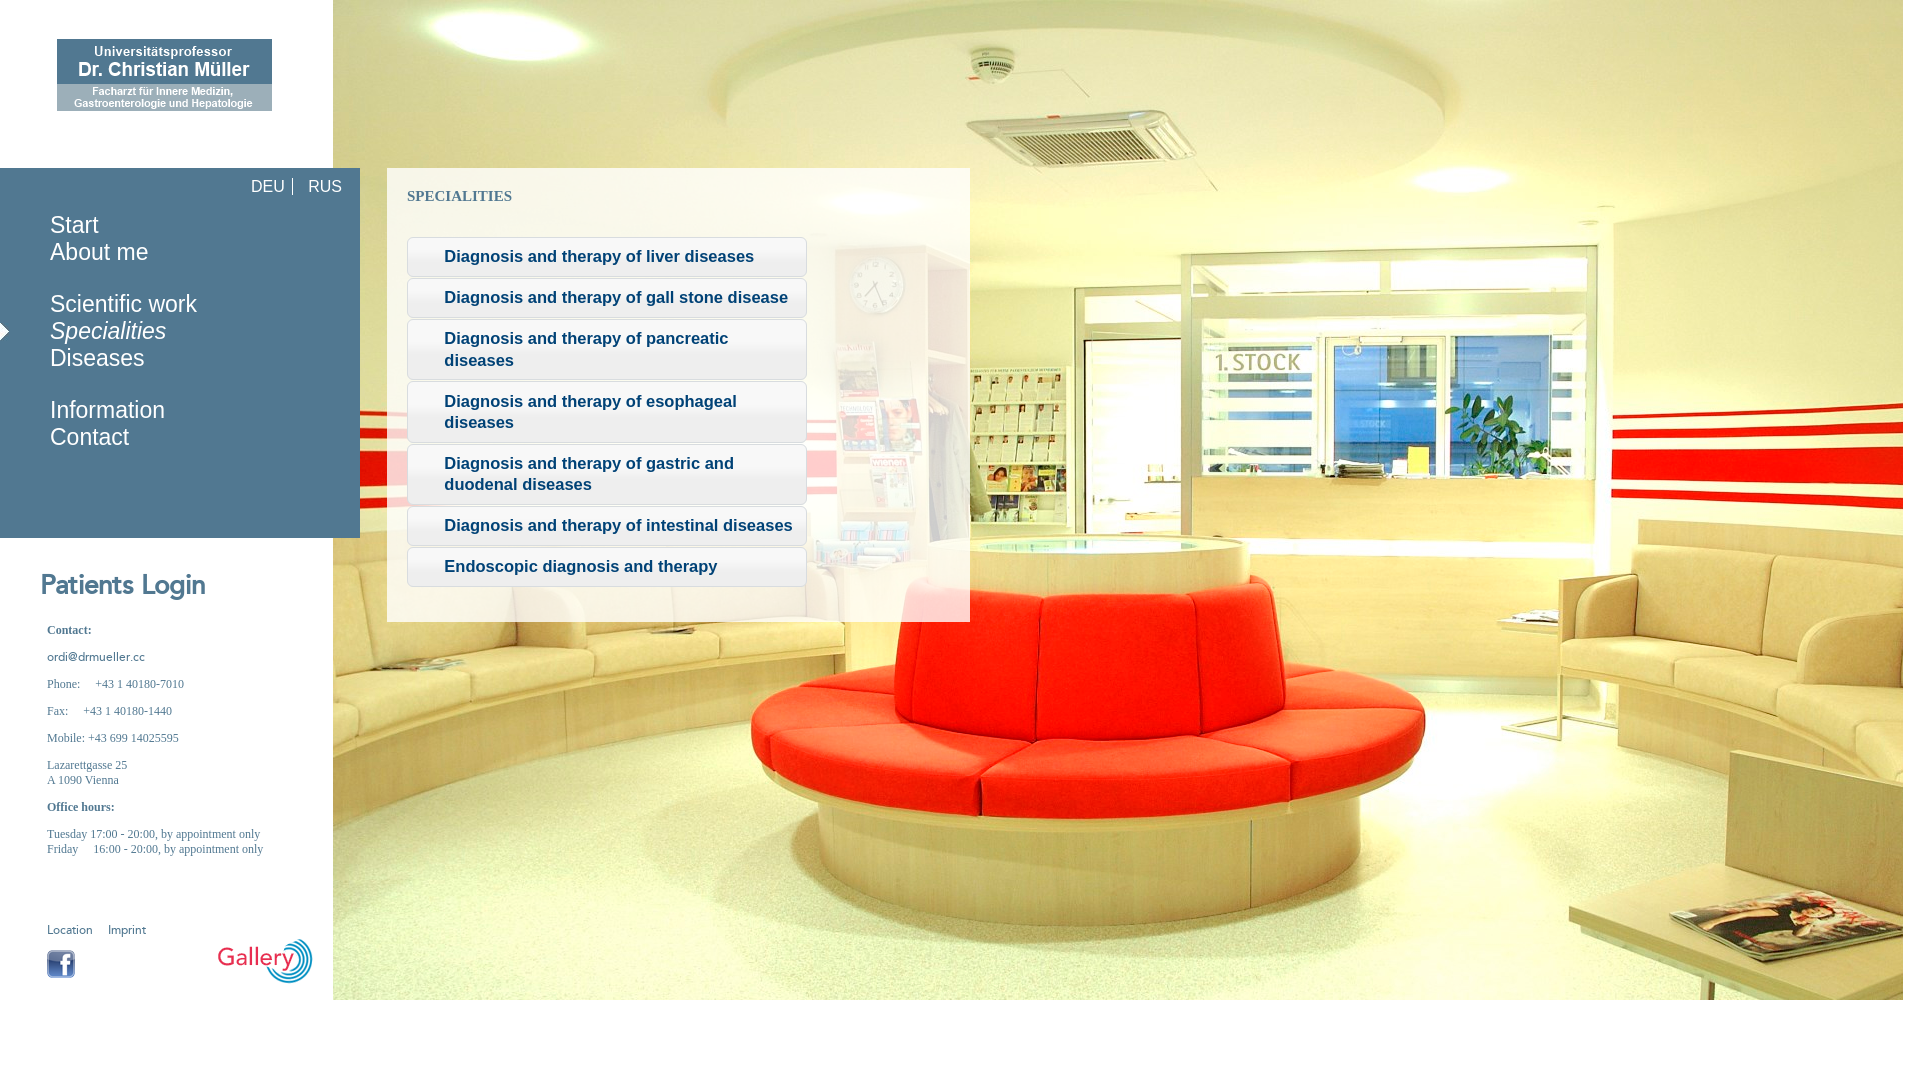 This screenshot has height=1080, width=1920. I want to click on 'Imprint', so click(107, 930).